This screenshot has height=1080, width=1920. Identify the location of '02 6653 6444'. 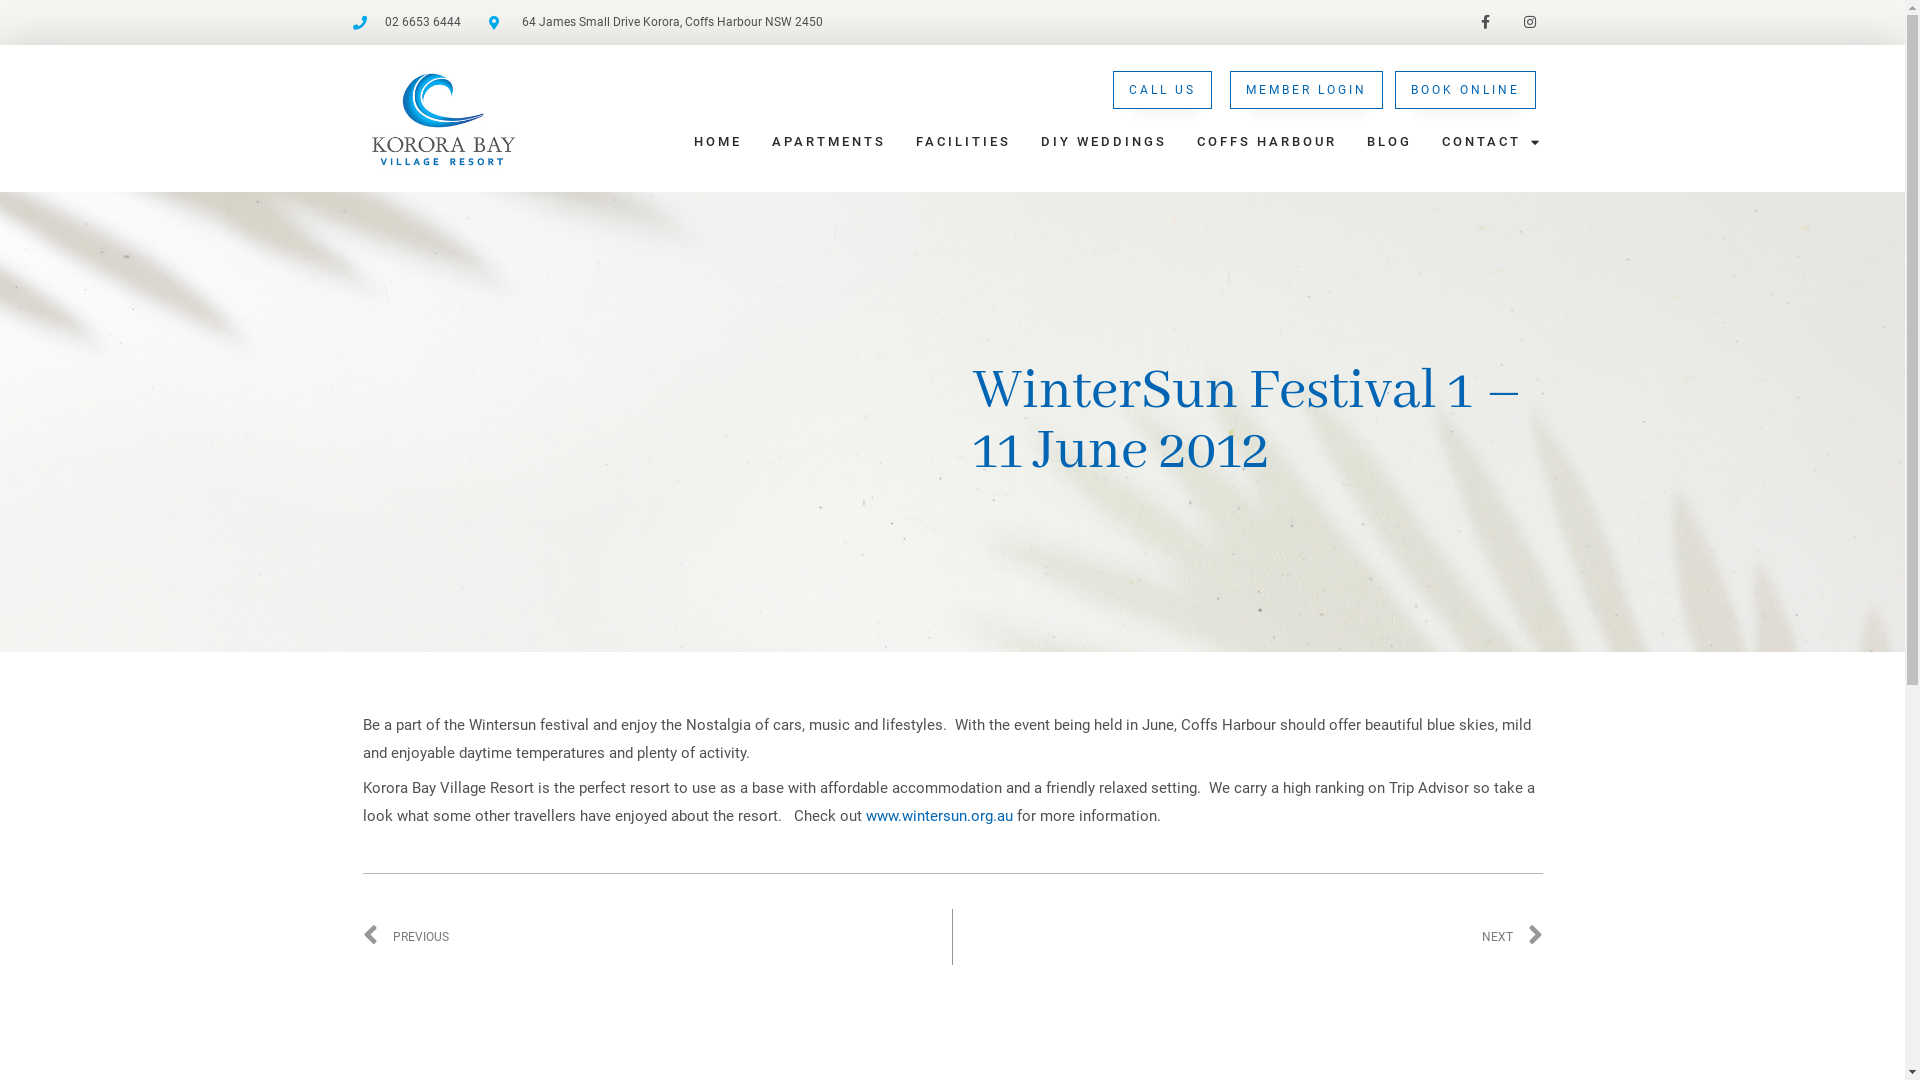
(405, 22).